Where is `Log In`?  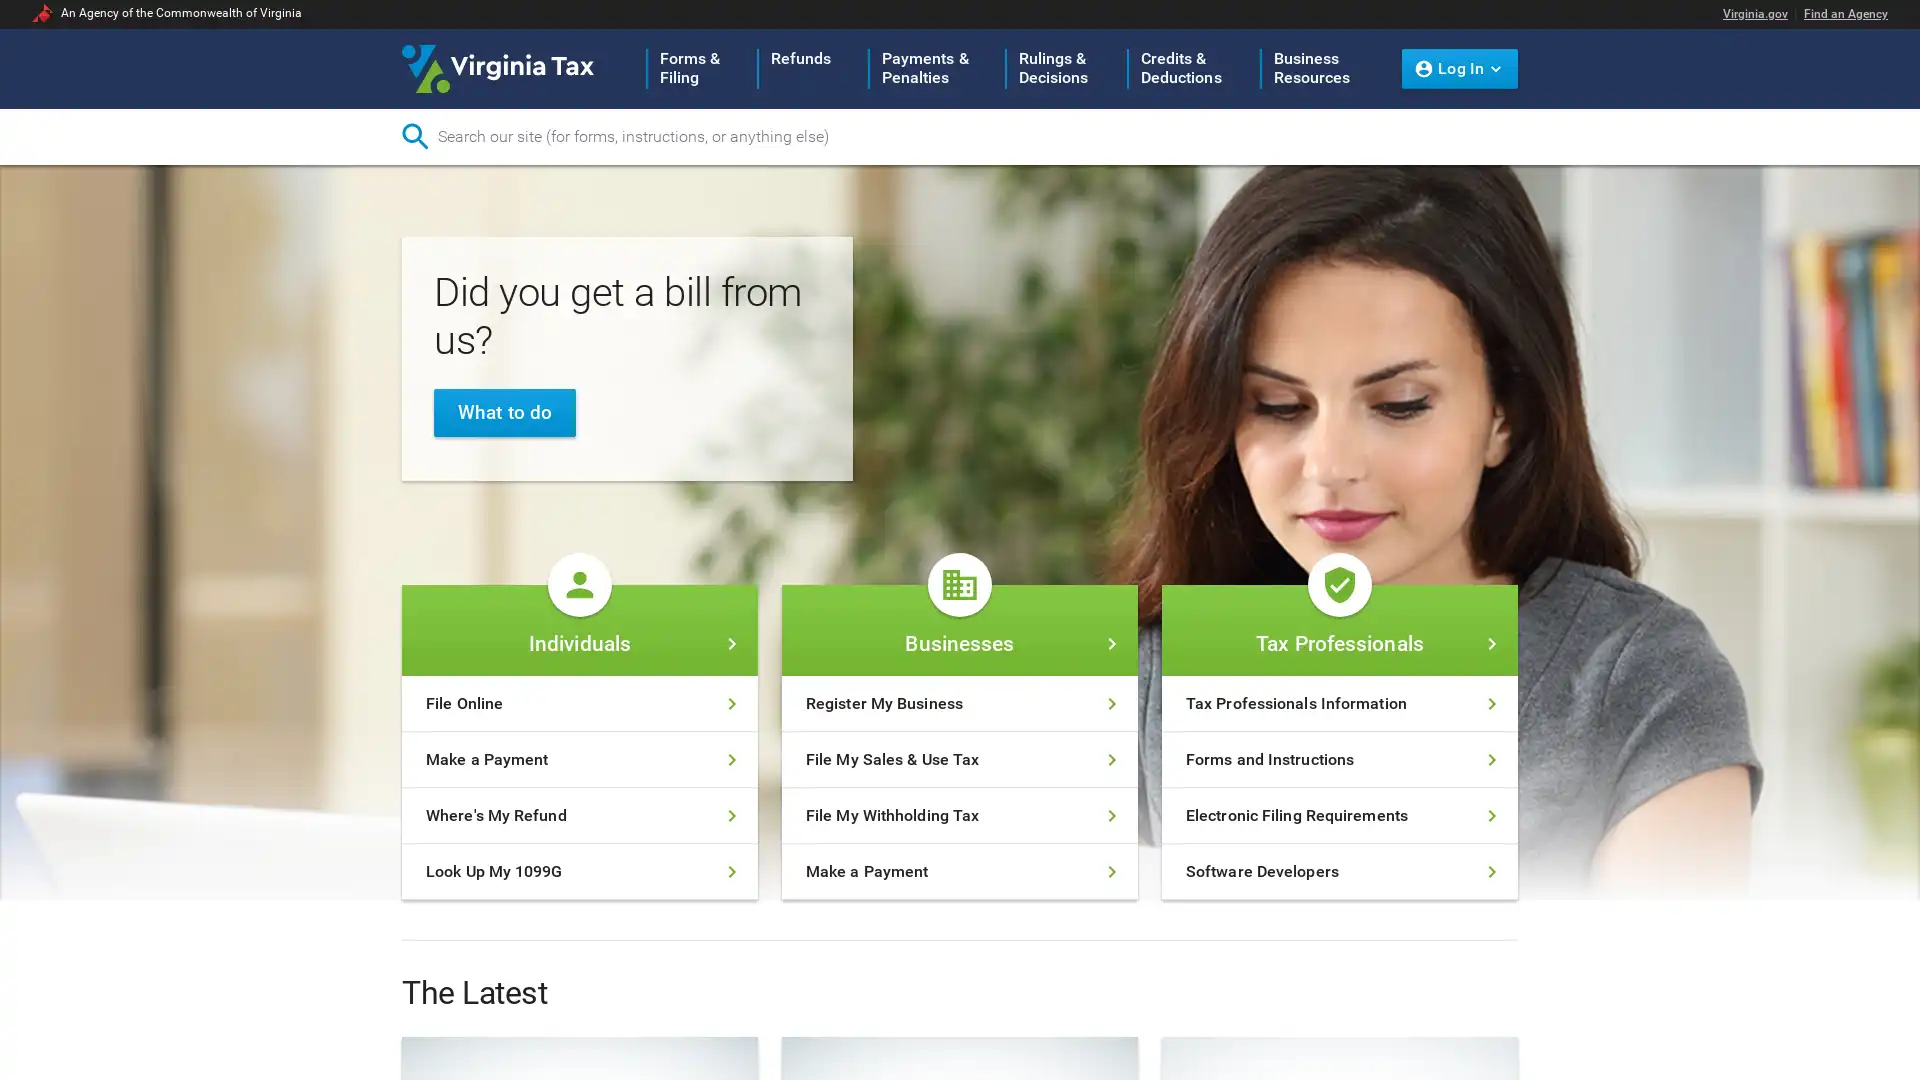
Log In is located at coordinates (1459, 67).